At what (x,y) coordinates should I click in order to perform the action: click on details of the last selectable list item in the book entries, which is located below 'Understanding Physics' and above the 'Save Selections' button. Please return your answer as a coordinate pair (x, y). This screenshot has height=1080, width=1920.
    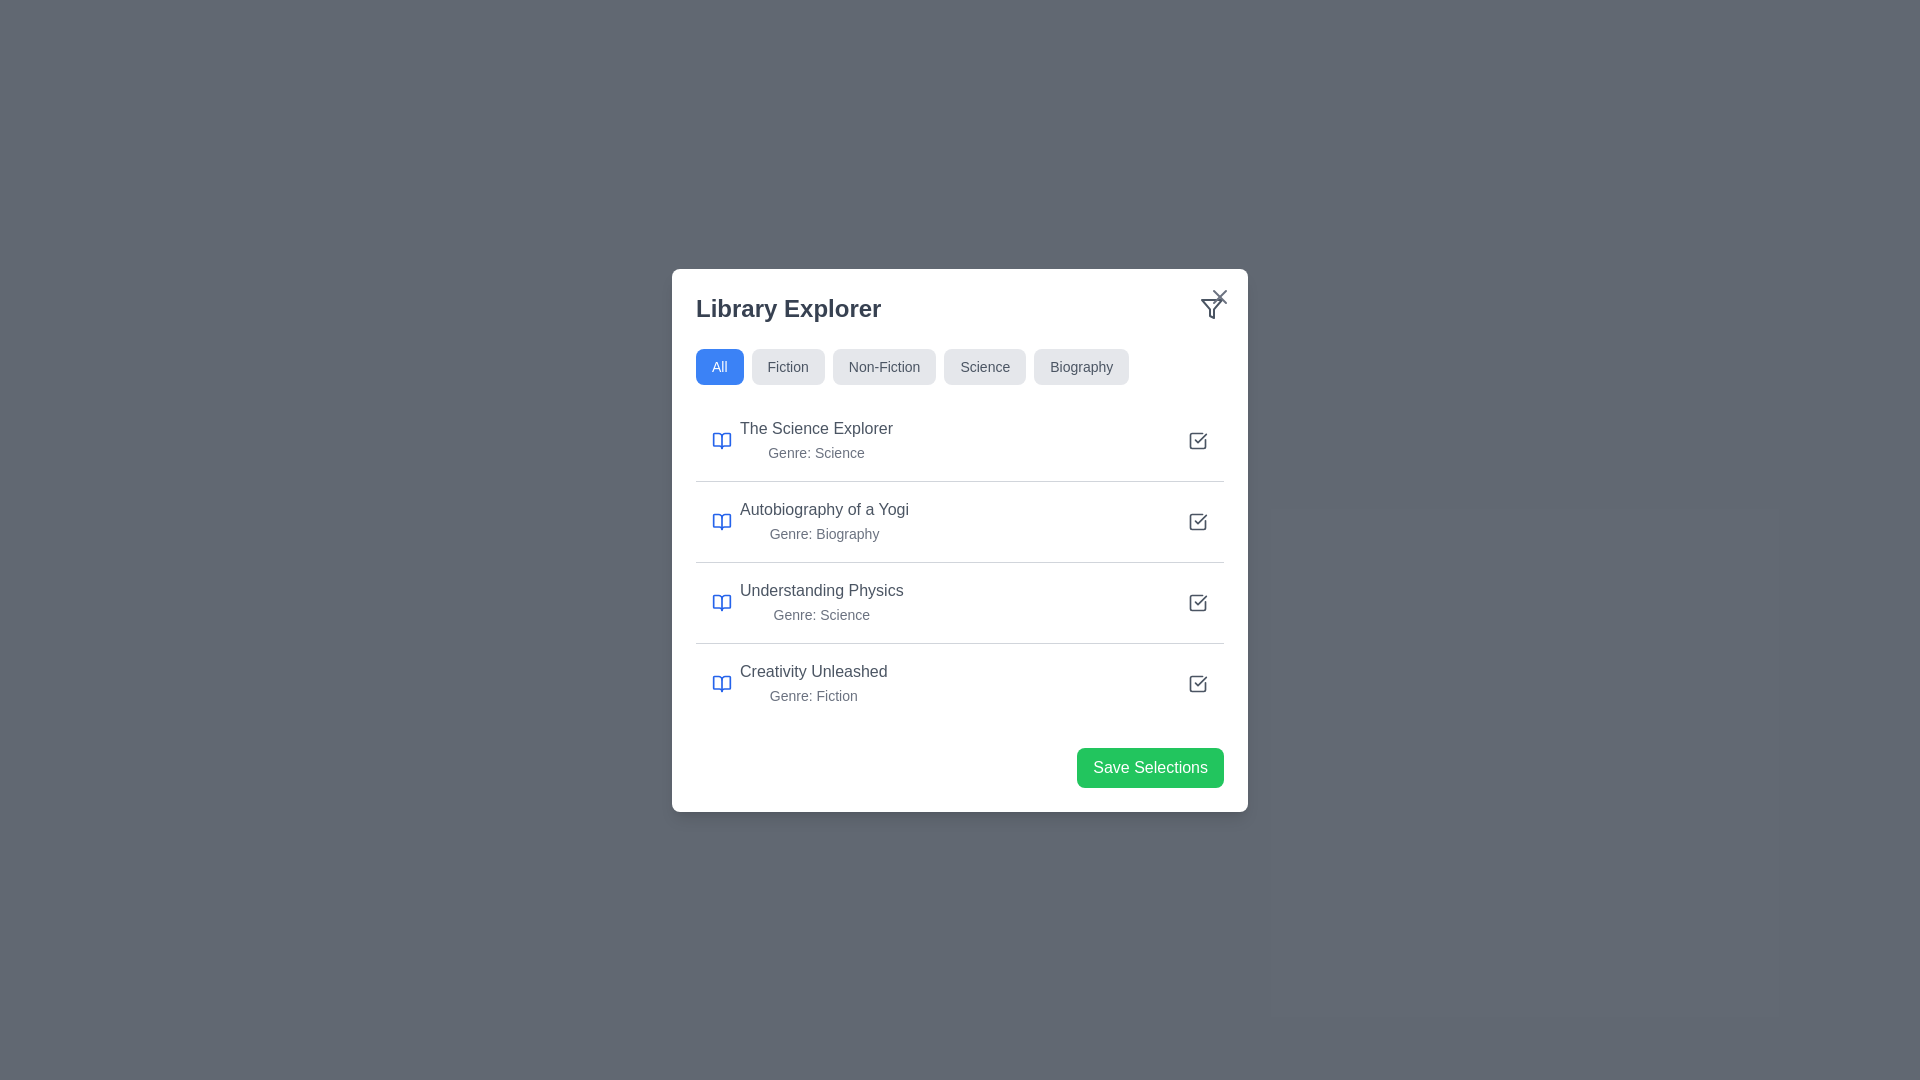
    Looking at the image, I should click on (960, 681).